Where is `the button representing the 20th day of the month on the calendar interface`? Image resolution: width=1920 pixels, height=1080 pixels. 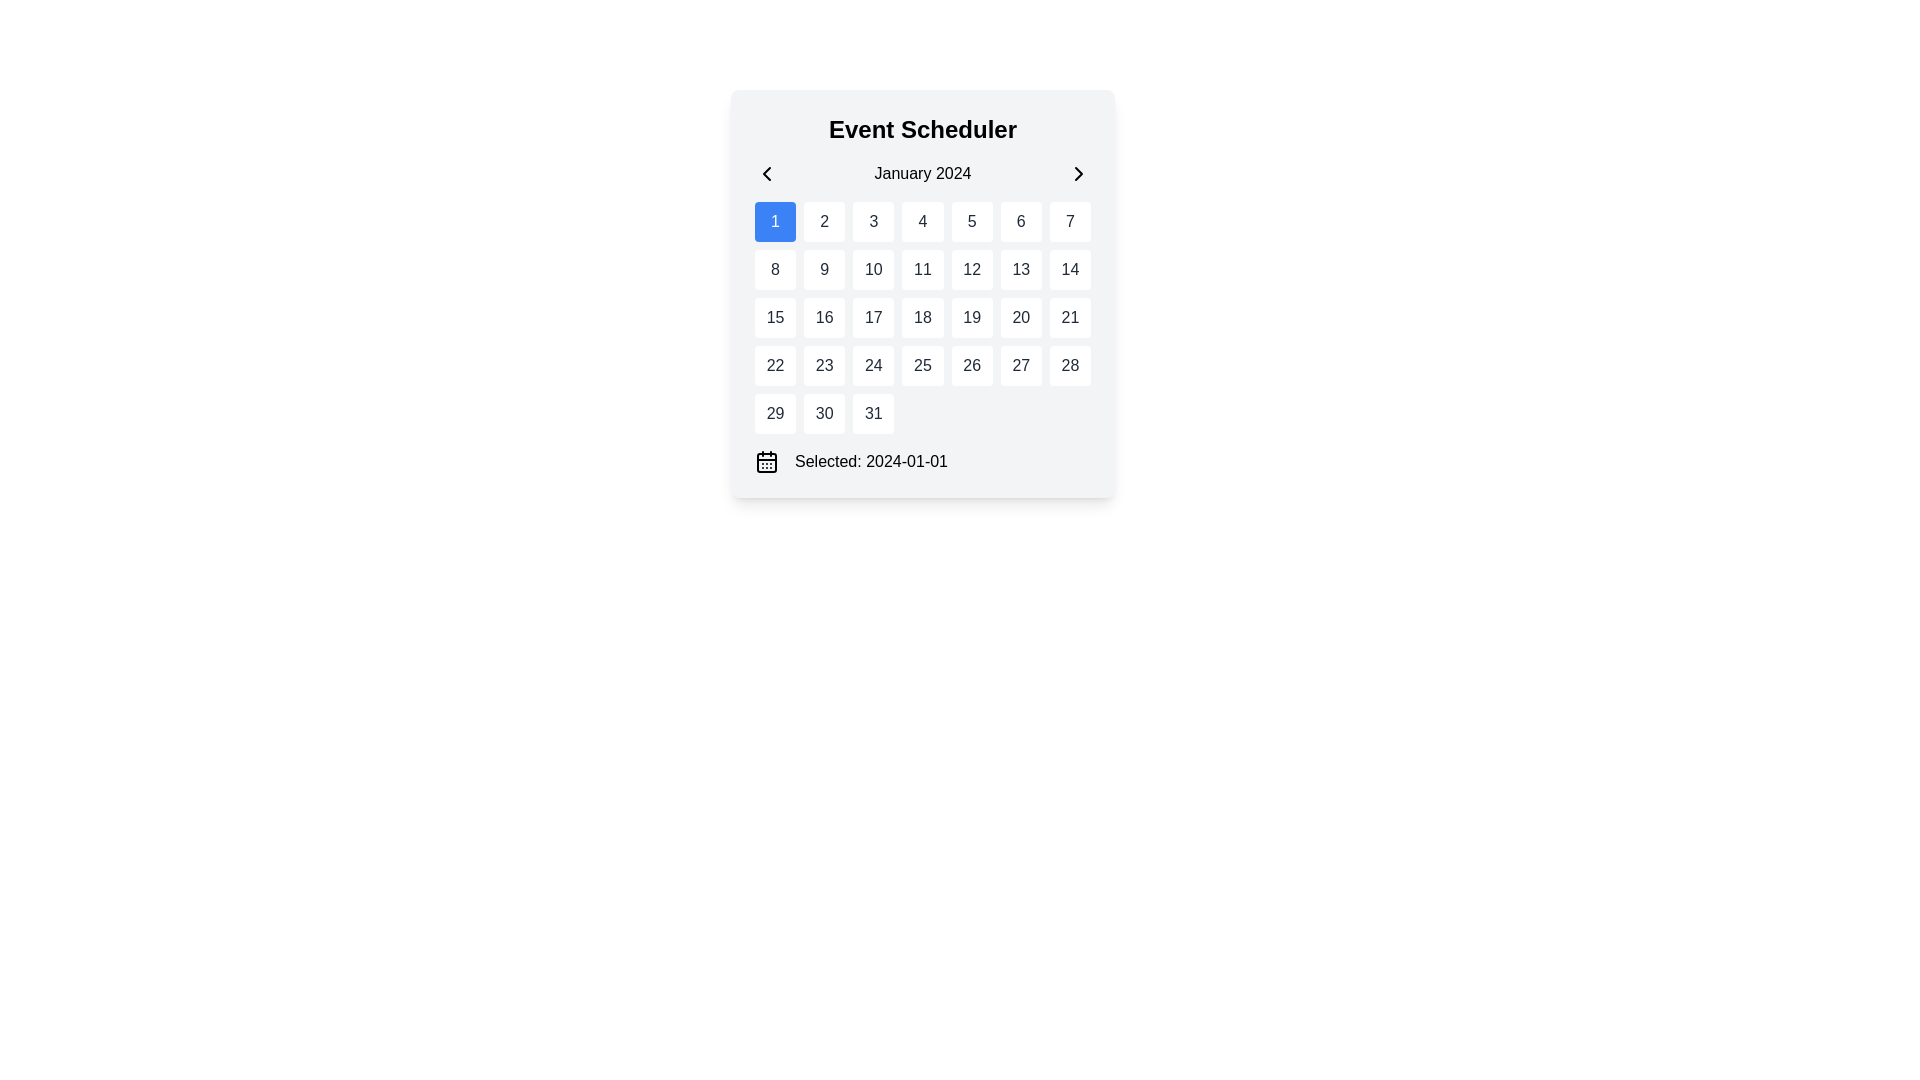 the button representing the 20th day of the month on the calendar interface is located at coordinates (1021, 316).